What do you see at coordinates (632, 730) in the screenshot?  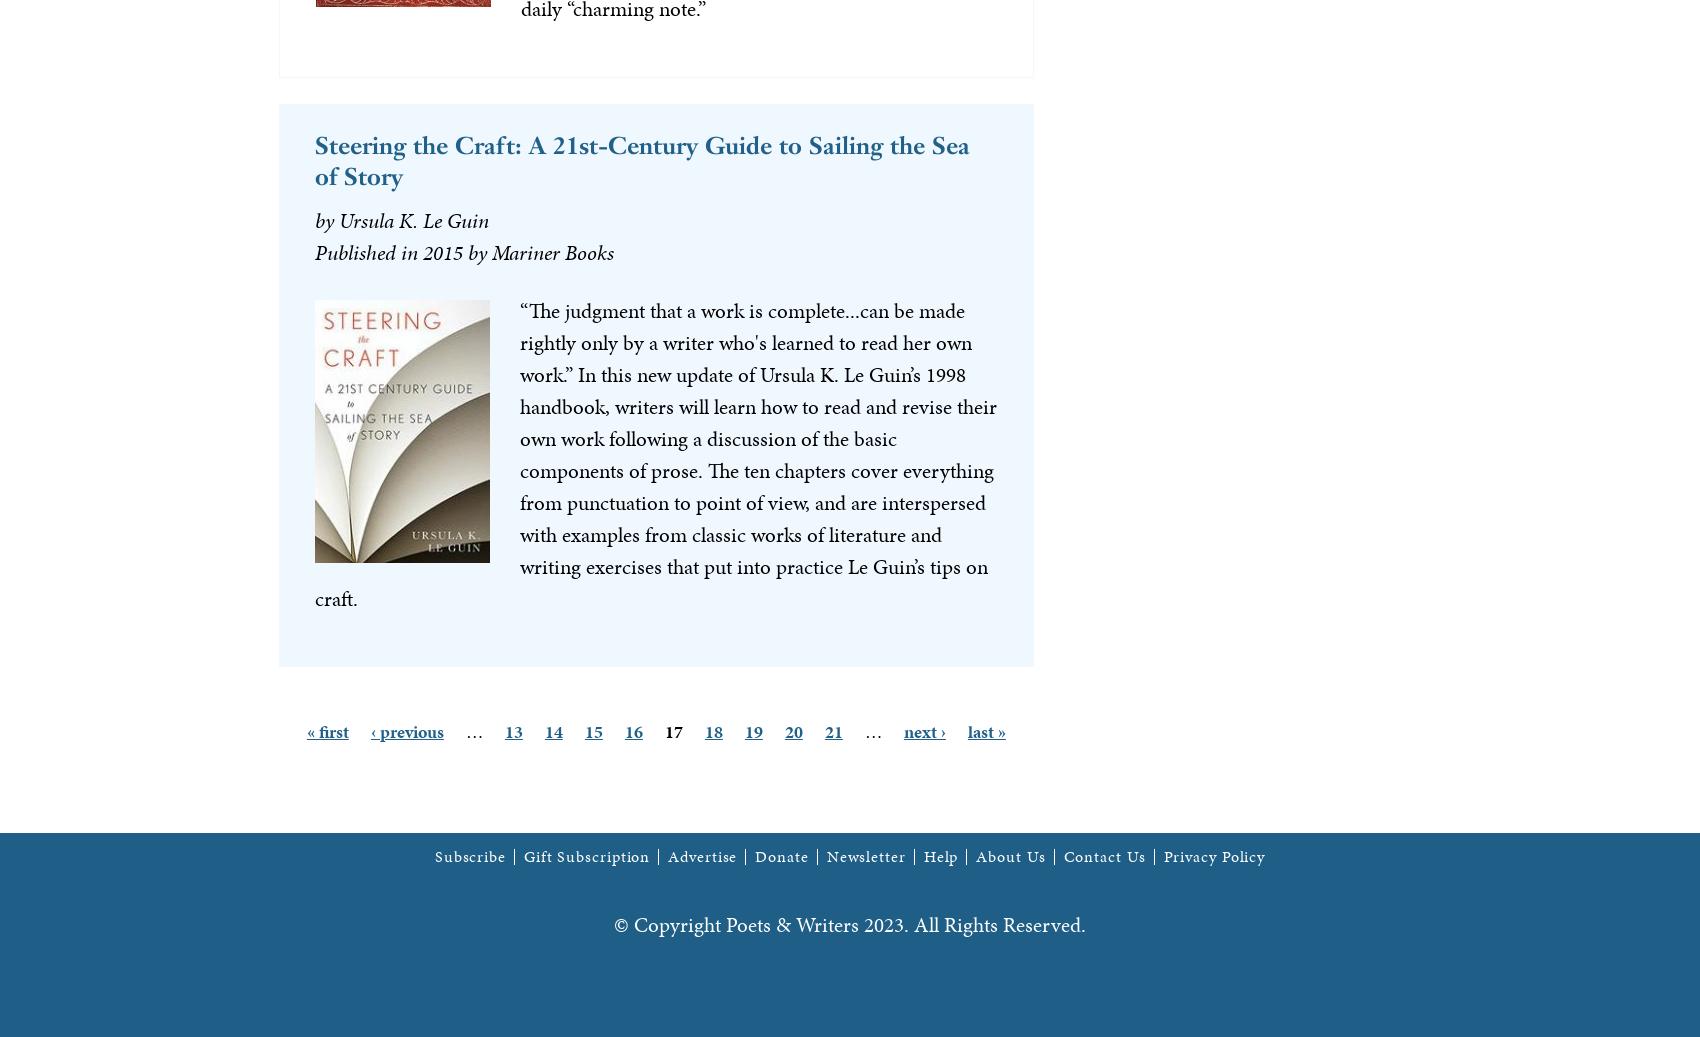 I see `'16'` at bounding box center [632, 730].